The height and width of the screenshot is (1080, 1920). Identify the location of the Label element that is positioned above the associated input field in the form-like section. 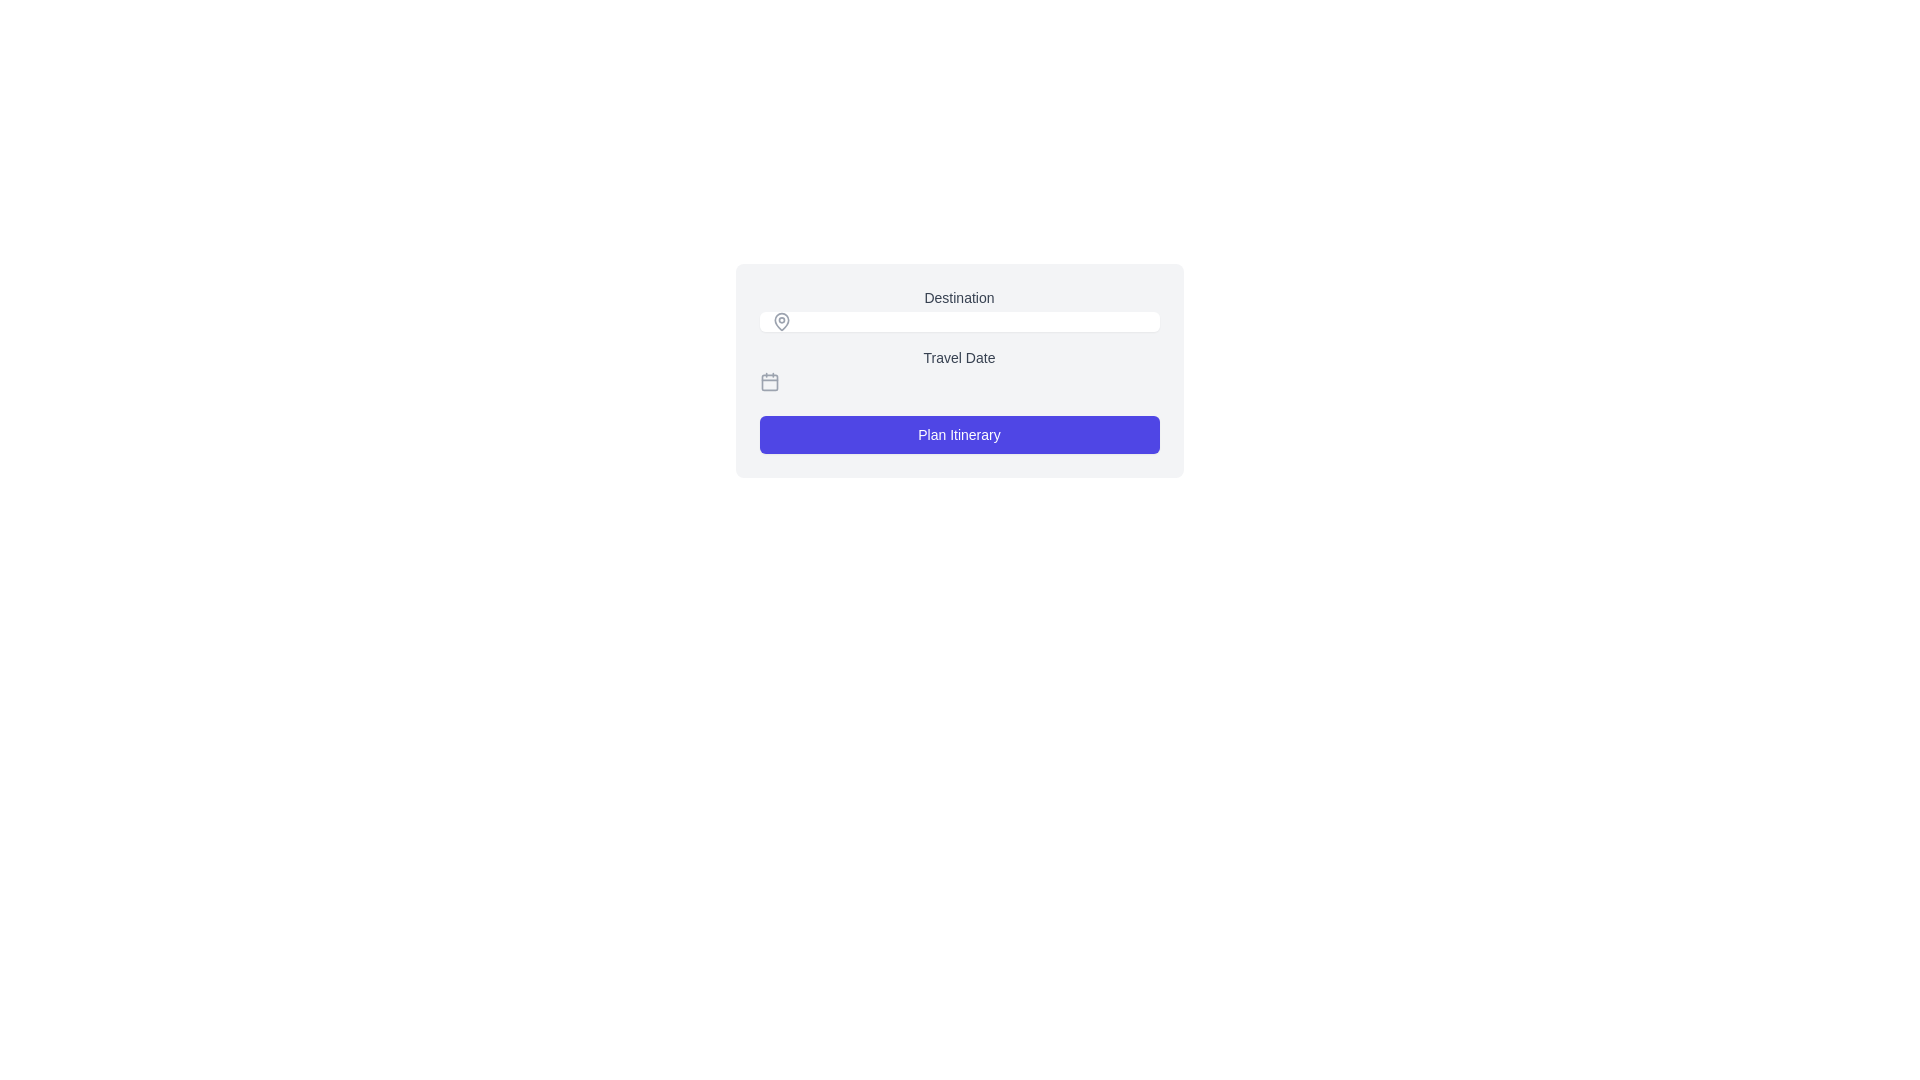
(958, 309).